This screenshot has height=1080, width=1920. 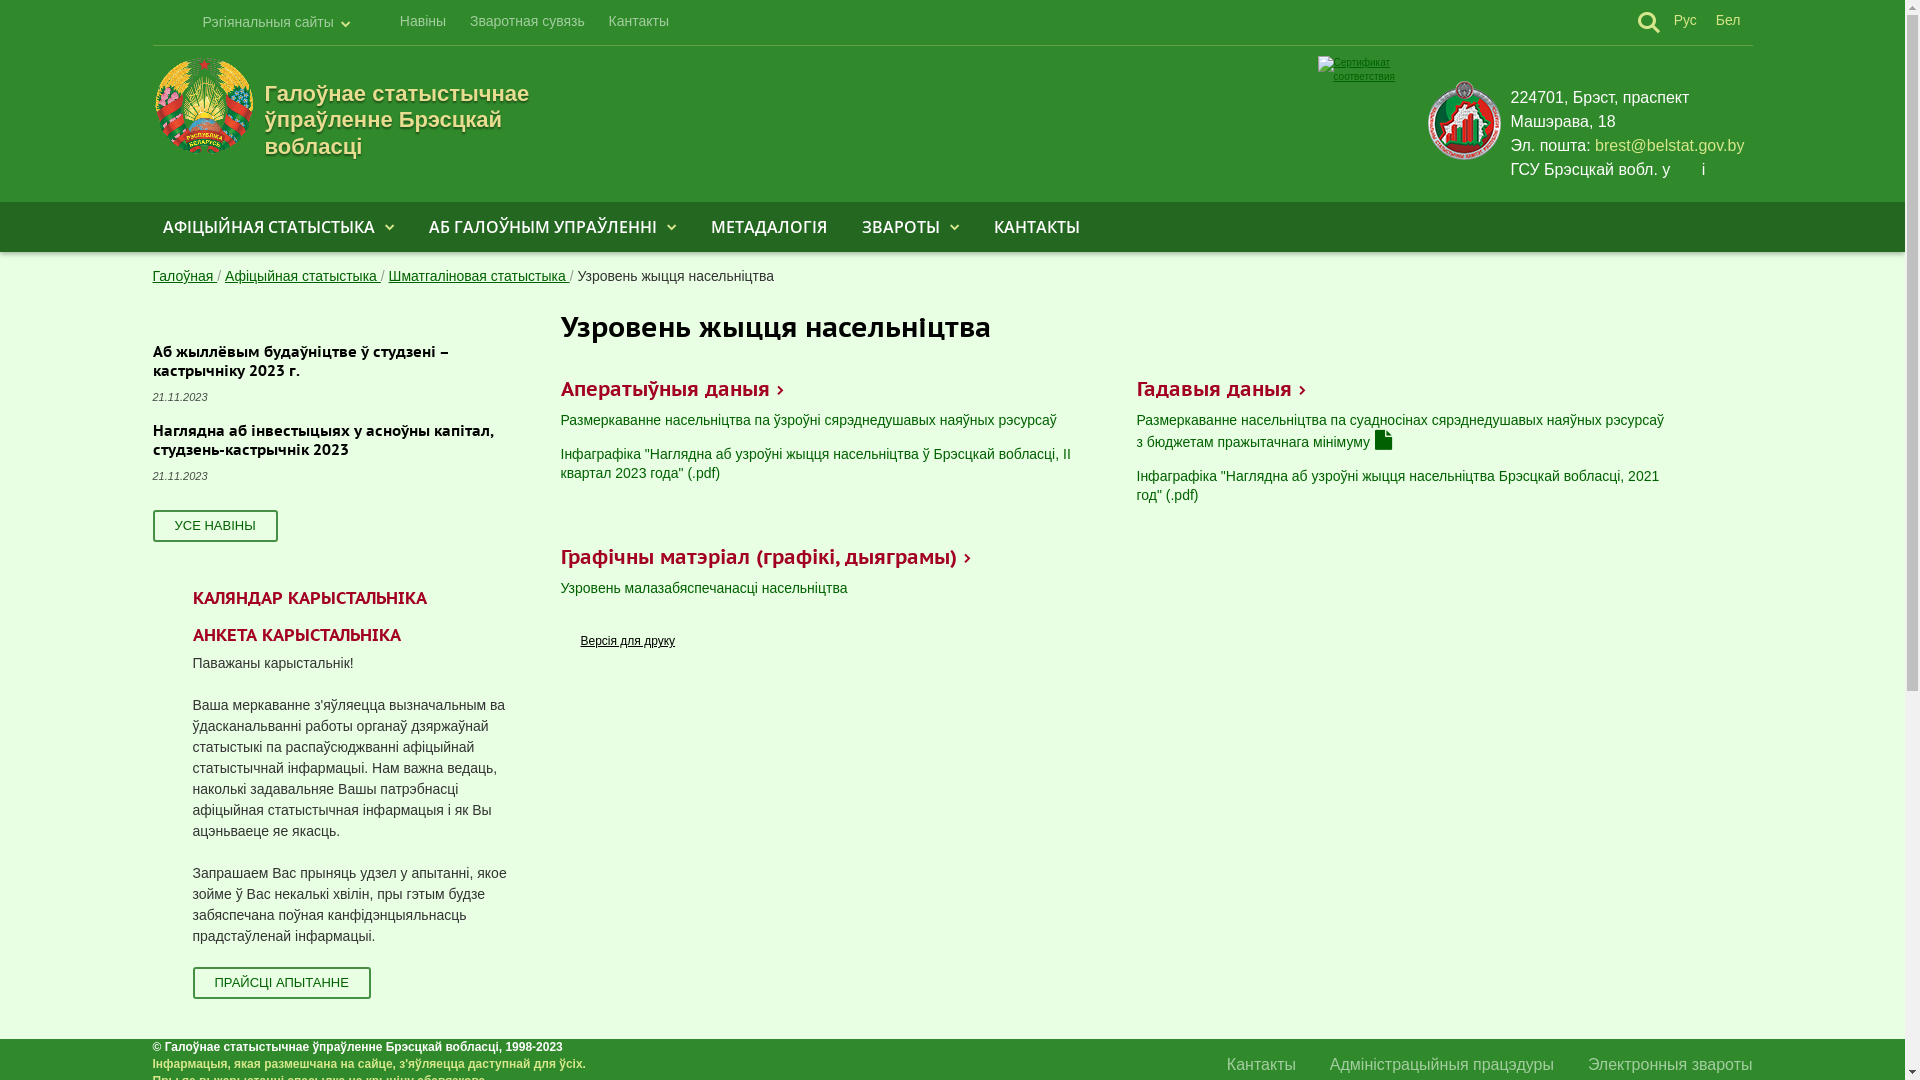 I want to click on 'brest@belstat.gov.by', so click(x=1669, y=145).